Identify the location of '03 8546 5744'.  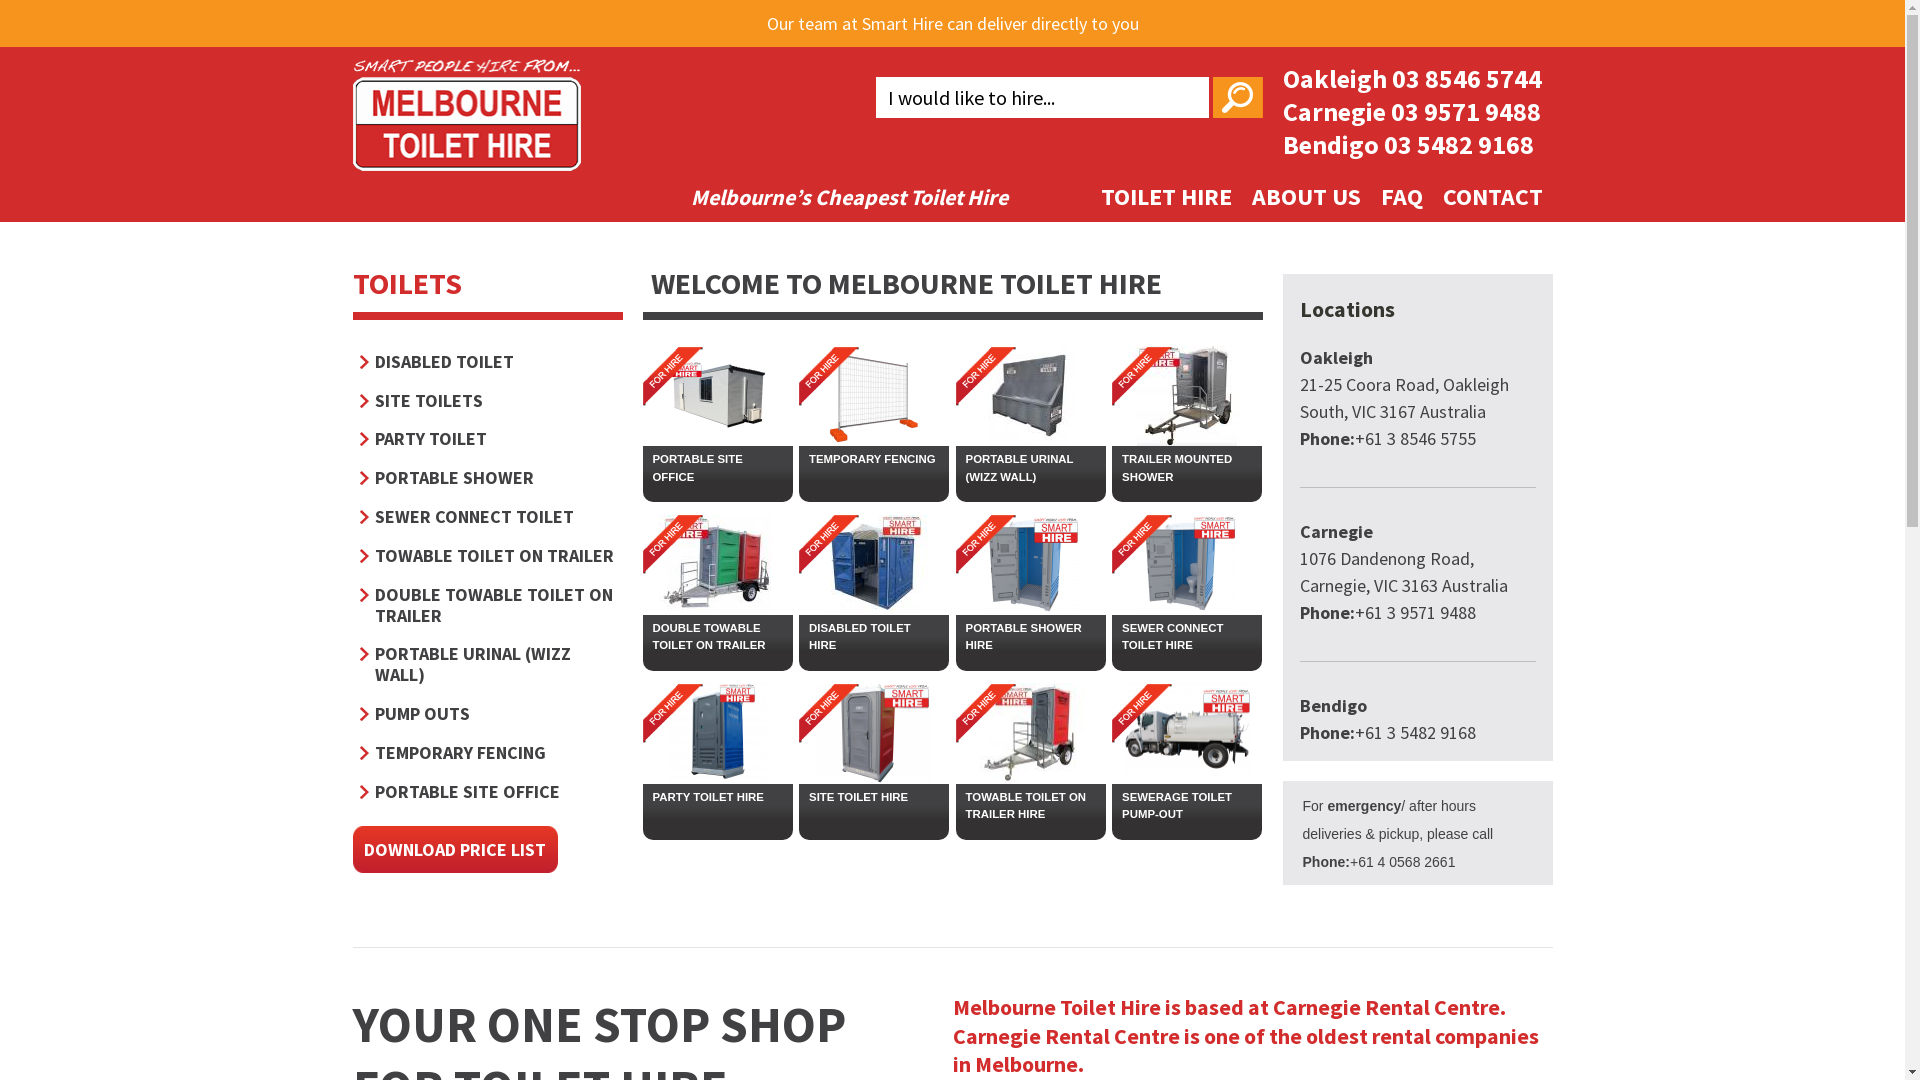
(1391, 77).